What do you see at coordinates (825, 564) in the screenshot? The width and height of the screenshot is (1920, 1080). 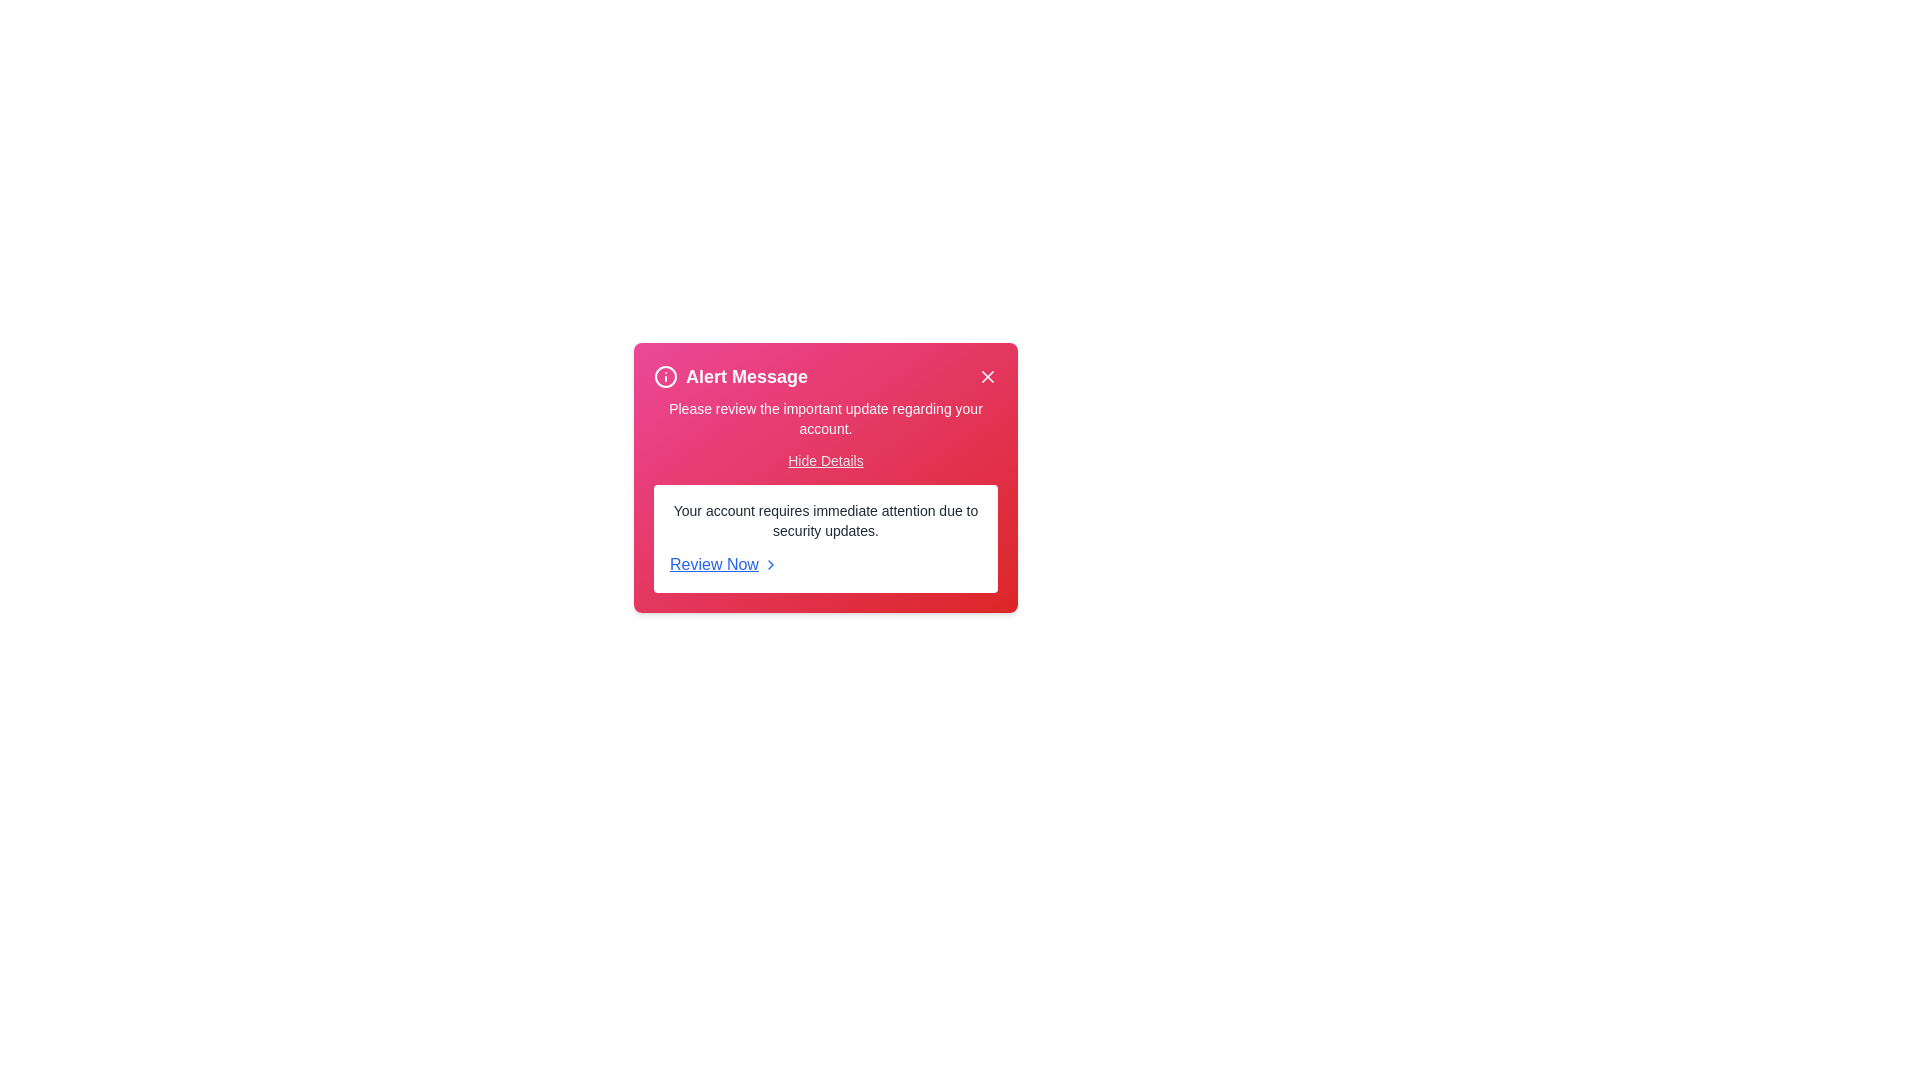 I see `the 'Review Now' link` at bounding box center [825, 564].